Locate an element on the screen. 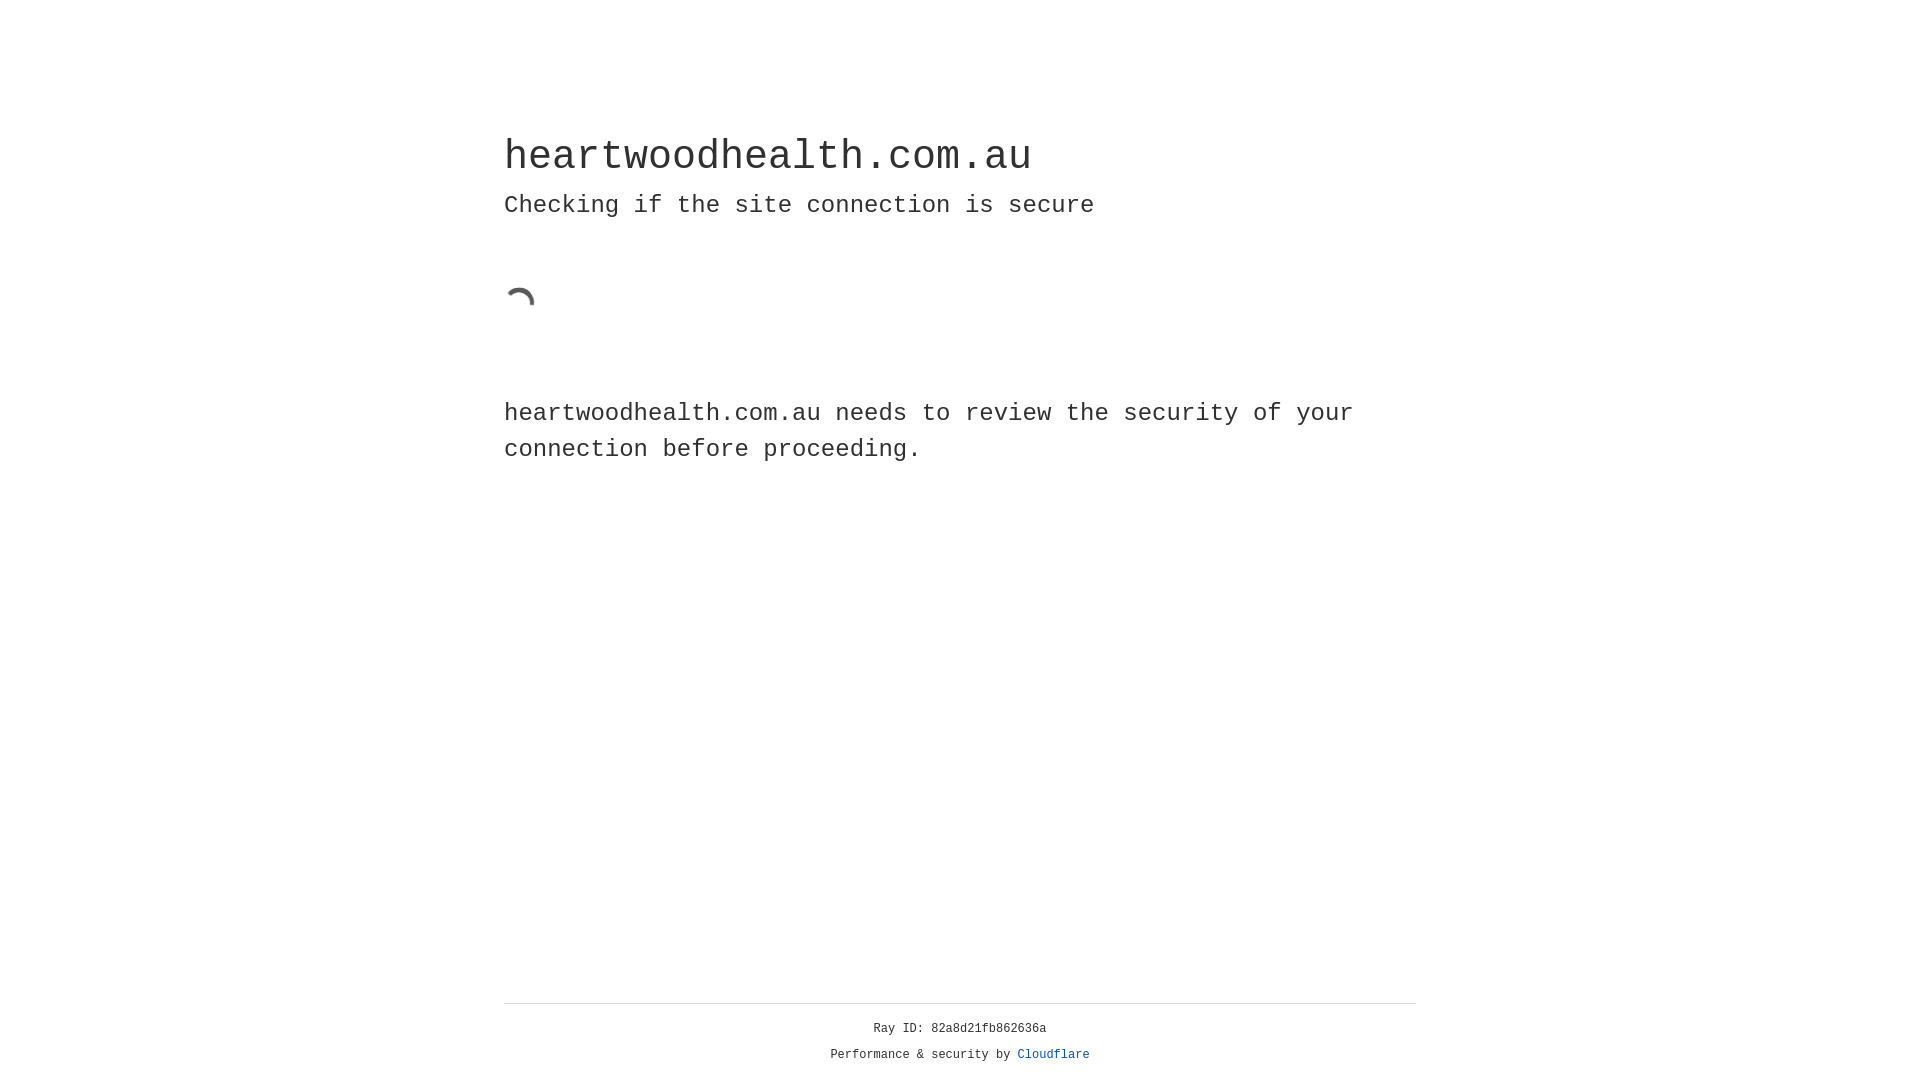 The height and width of the screenshot is (1080, 1920). 'Cloudflare' is located at coordinates (1053, 1054).